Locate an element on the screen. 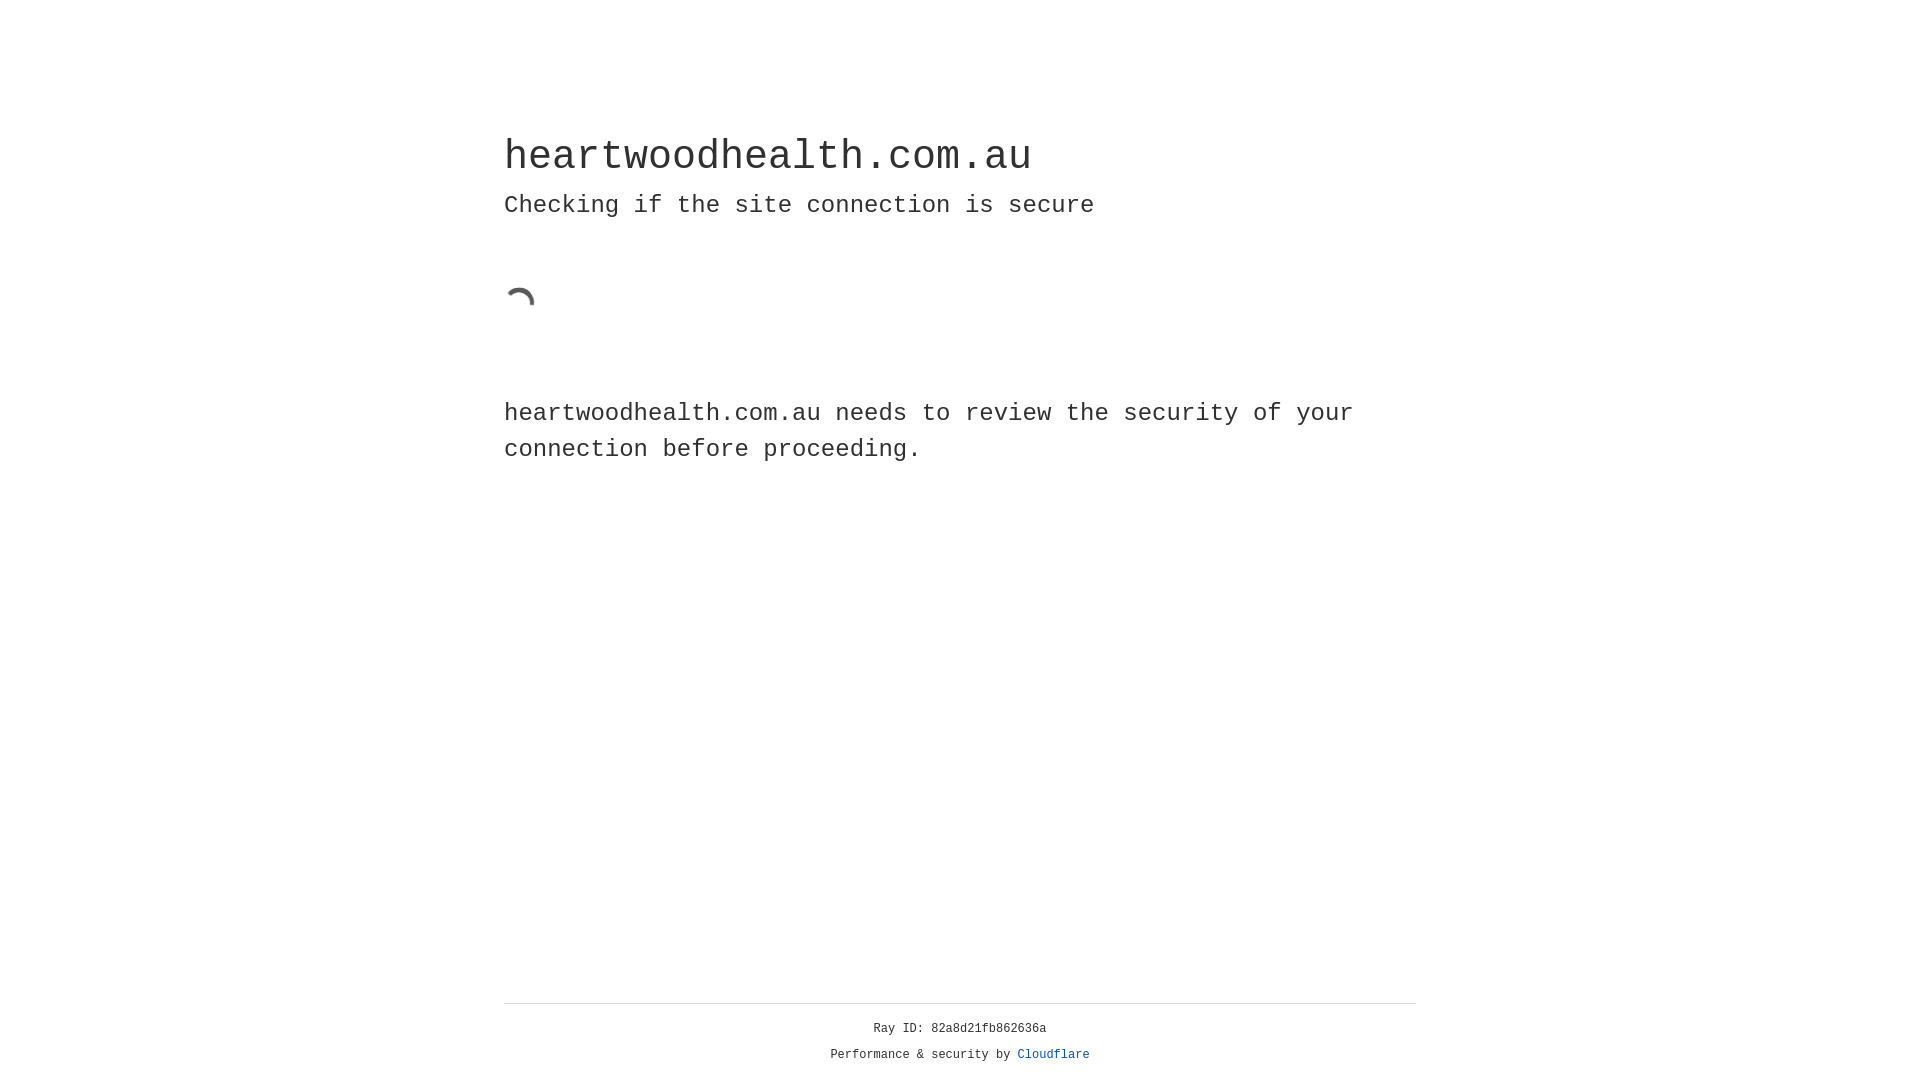 The height and width of the screenshot is (1080, 1920). 'Cloudflare' is located at coordinates (1053, 1054).